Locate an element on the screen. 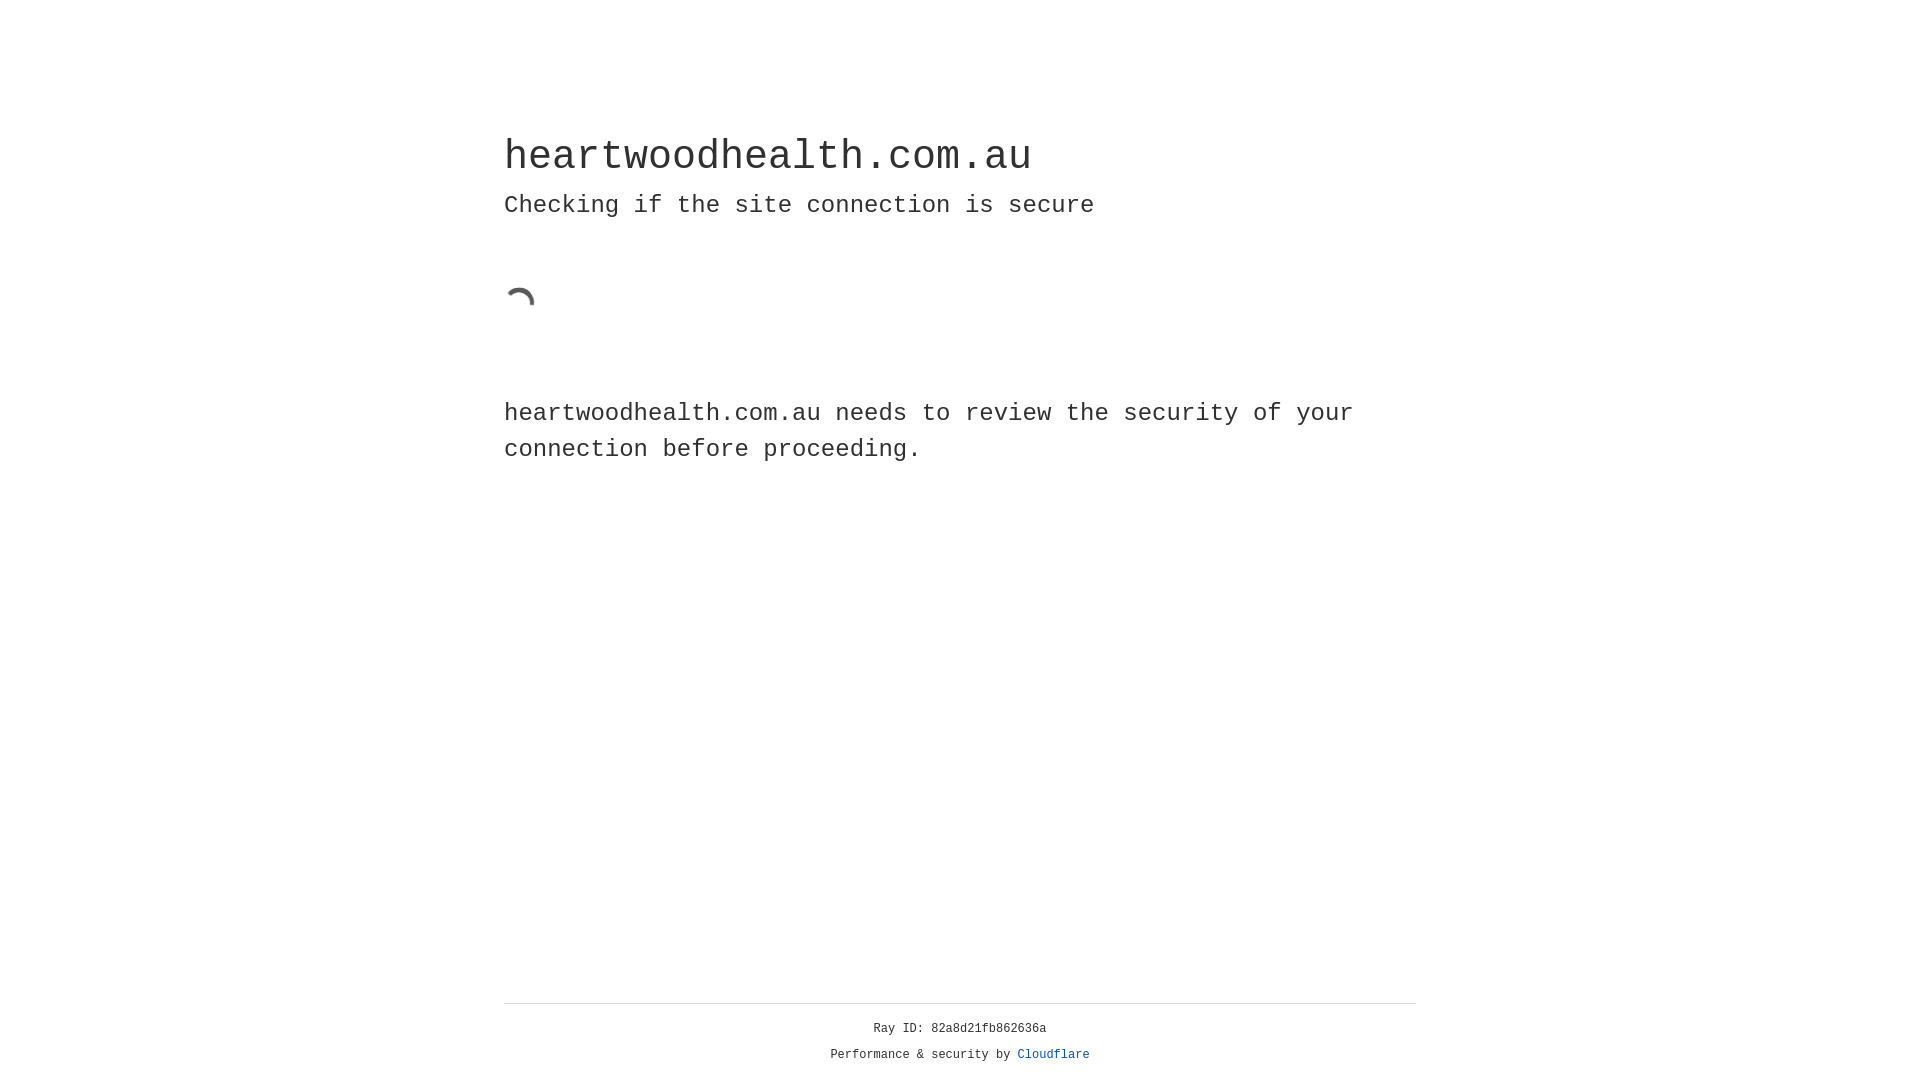 The height and width of the screenshot is (1080, 1920). 'Cloudflare' is located at coordinates (1053, 1054).